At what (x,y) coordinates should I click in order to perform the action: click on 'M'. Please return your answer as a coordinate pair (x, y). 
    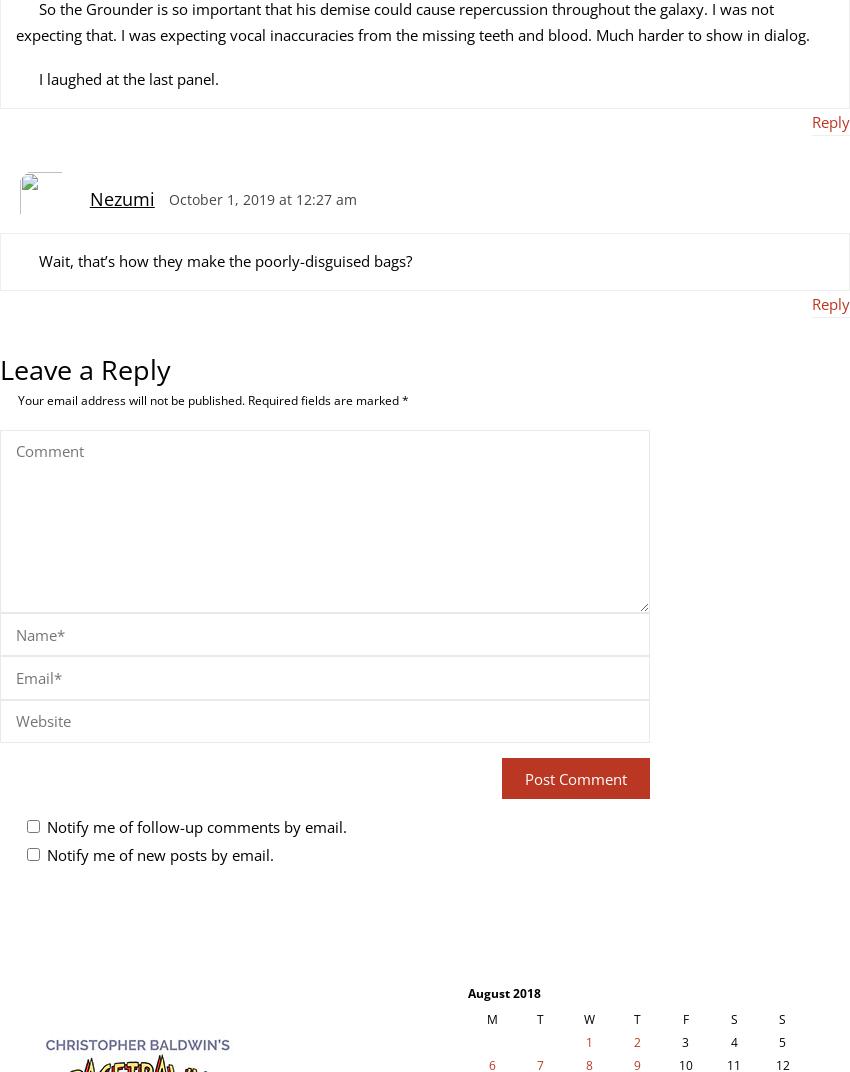
    Looking at the image, I should click on (491, 1019).